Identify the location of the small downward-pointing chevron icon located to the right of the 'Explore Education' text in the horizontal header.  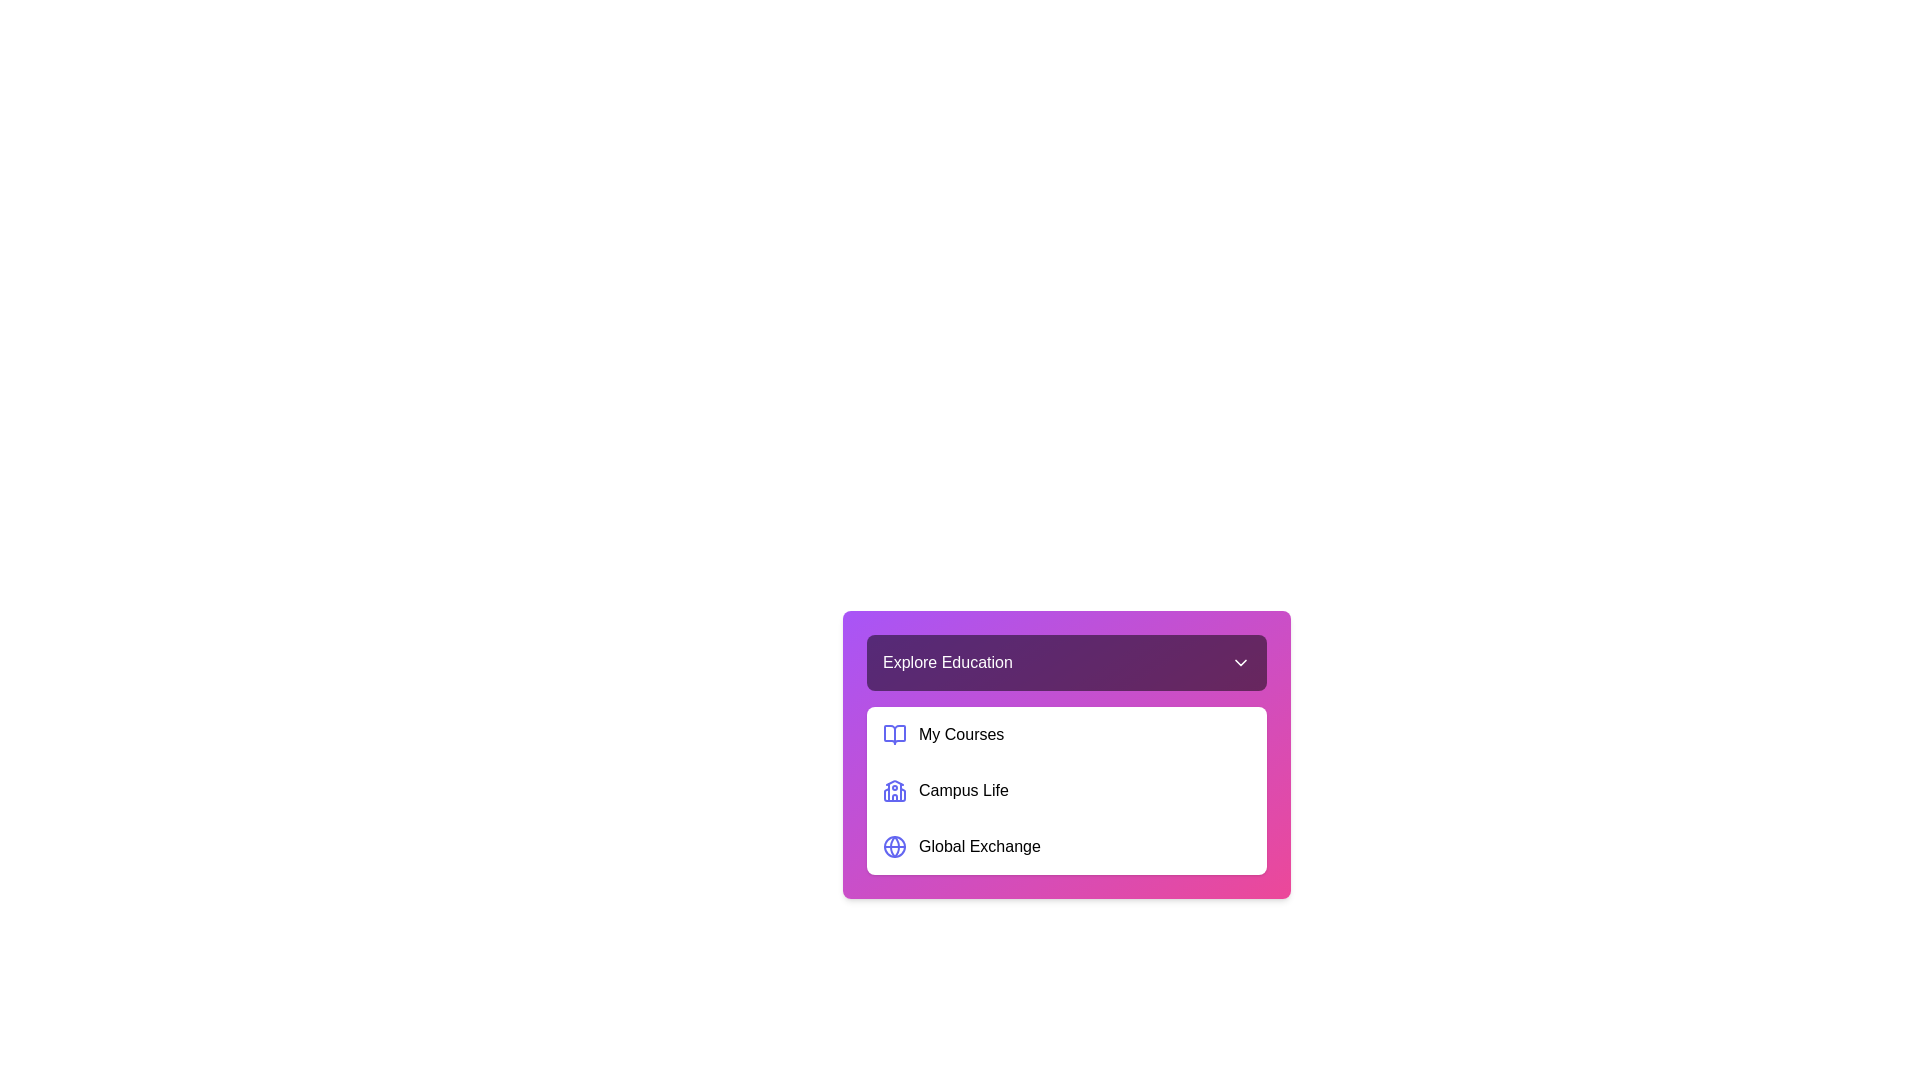
(1240, 663).